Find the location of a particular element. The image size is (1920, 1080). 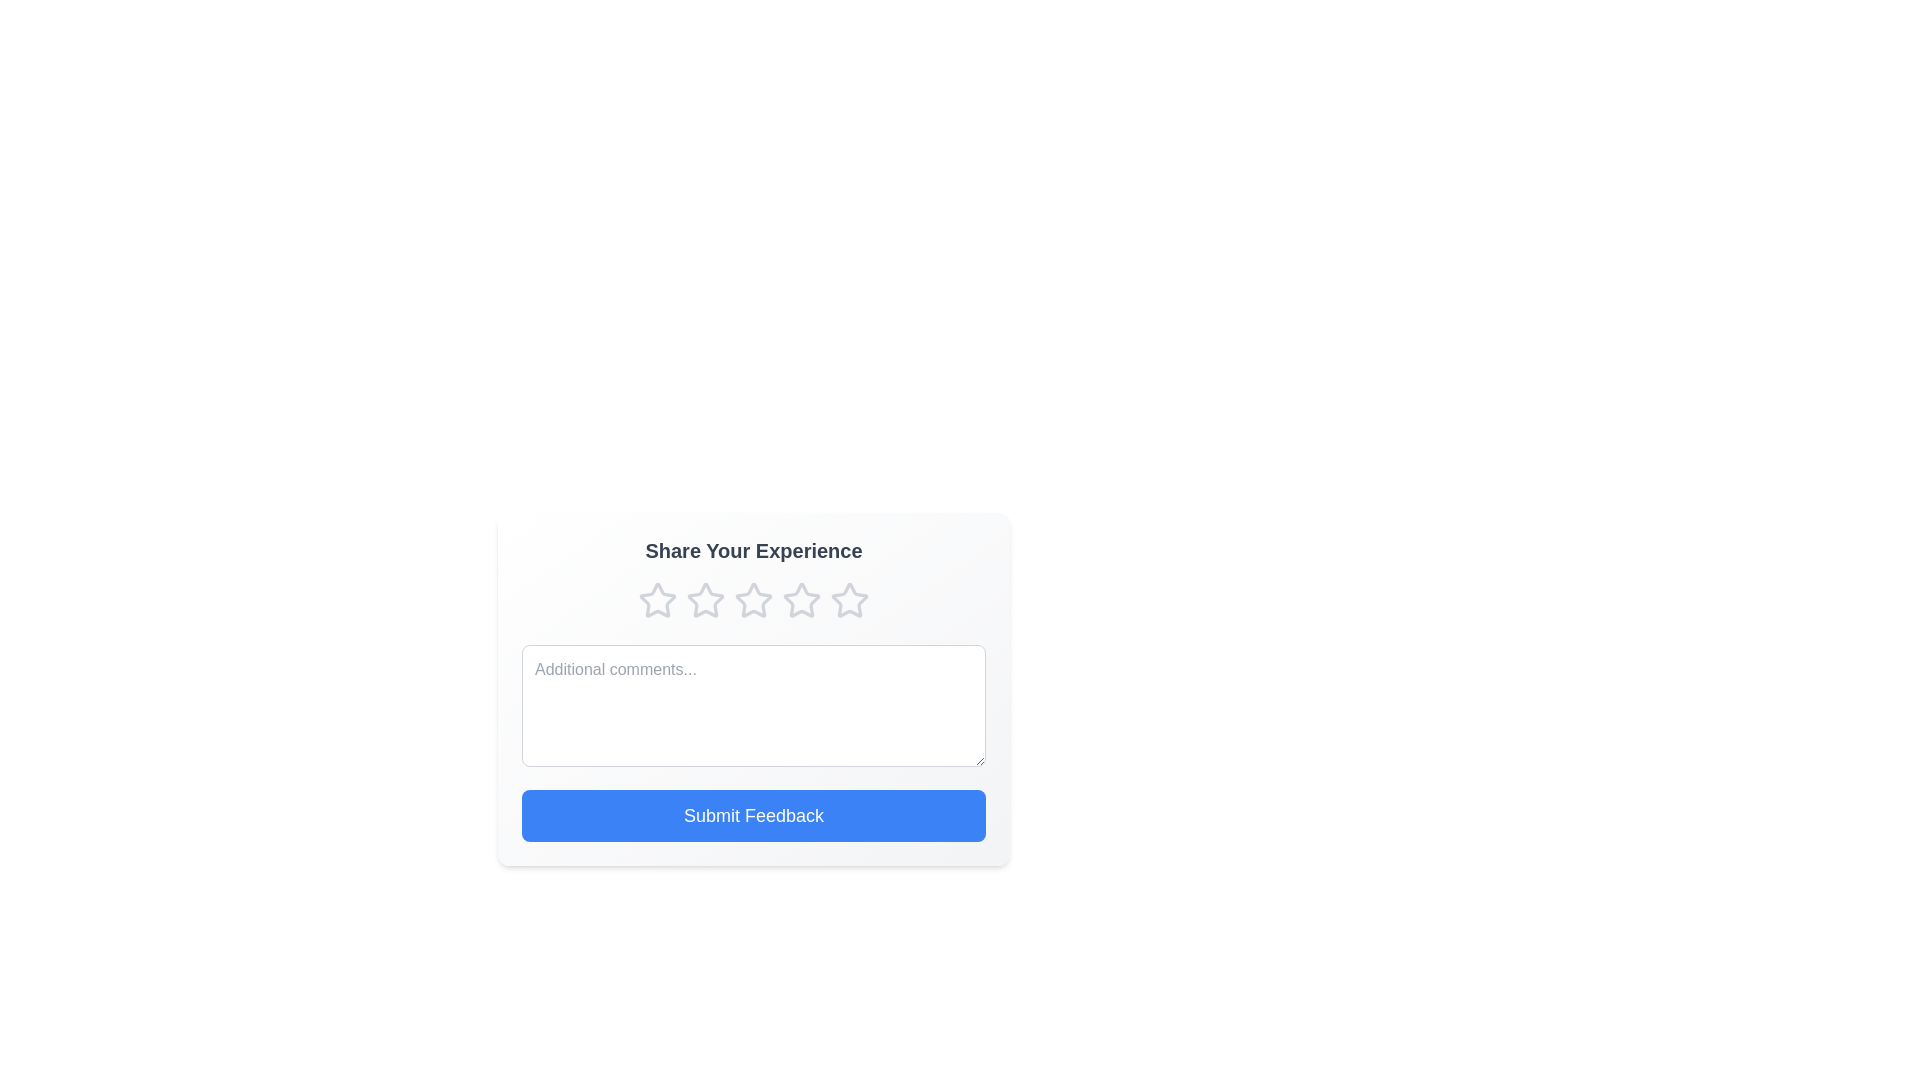

the second star in the interactive star rating icon to rate it as 2 stars is located at coordinates (705, 599).